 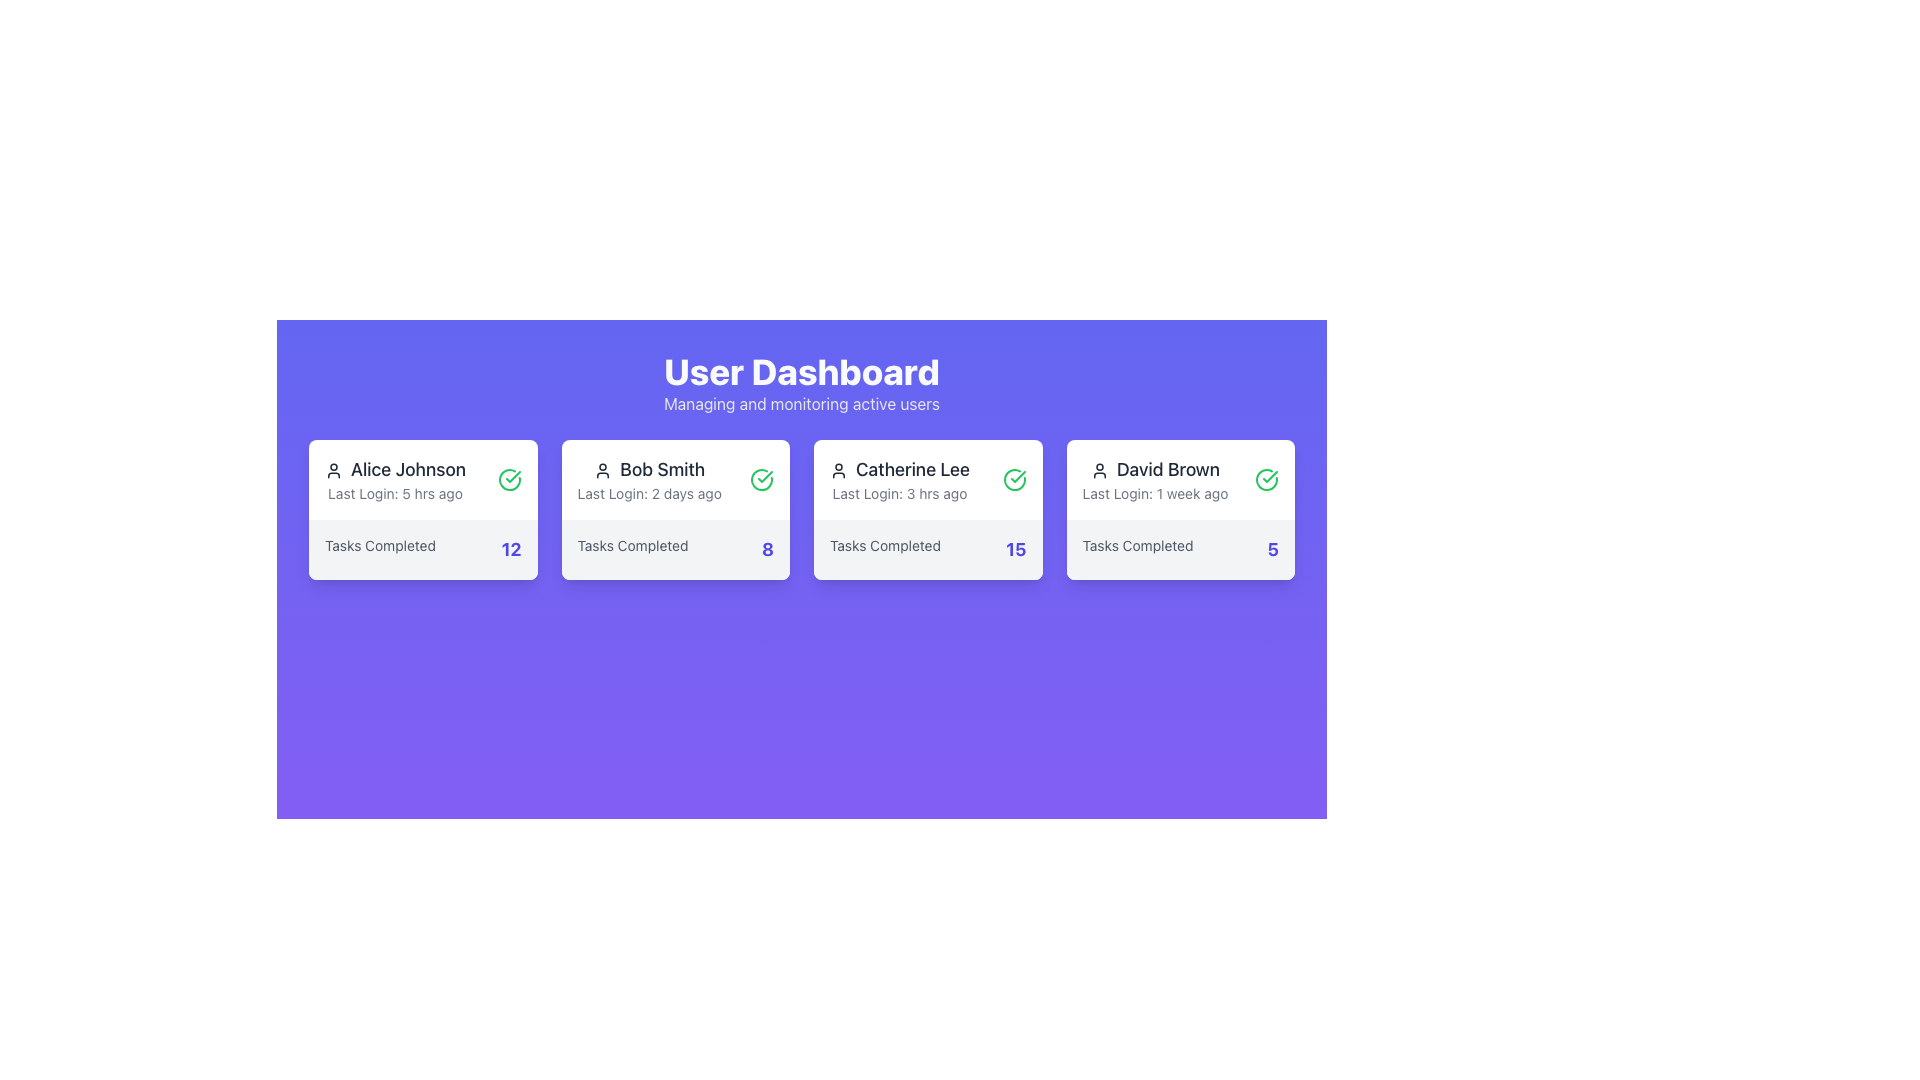 I want to click on the circular graphic icon with a green tick mark located in the top-right corner of the third card labeled 'Catherine Lee' in the User Dashboard, so click(x=1014, y=479).